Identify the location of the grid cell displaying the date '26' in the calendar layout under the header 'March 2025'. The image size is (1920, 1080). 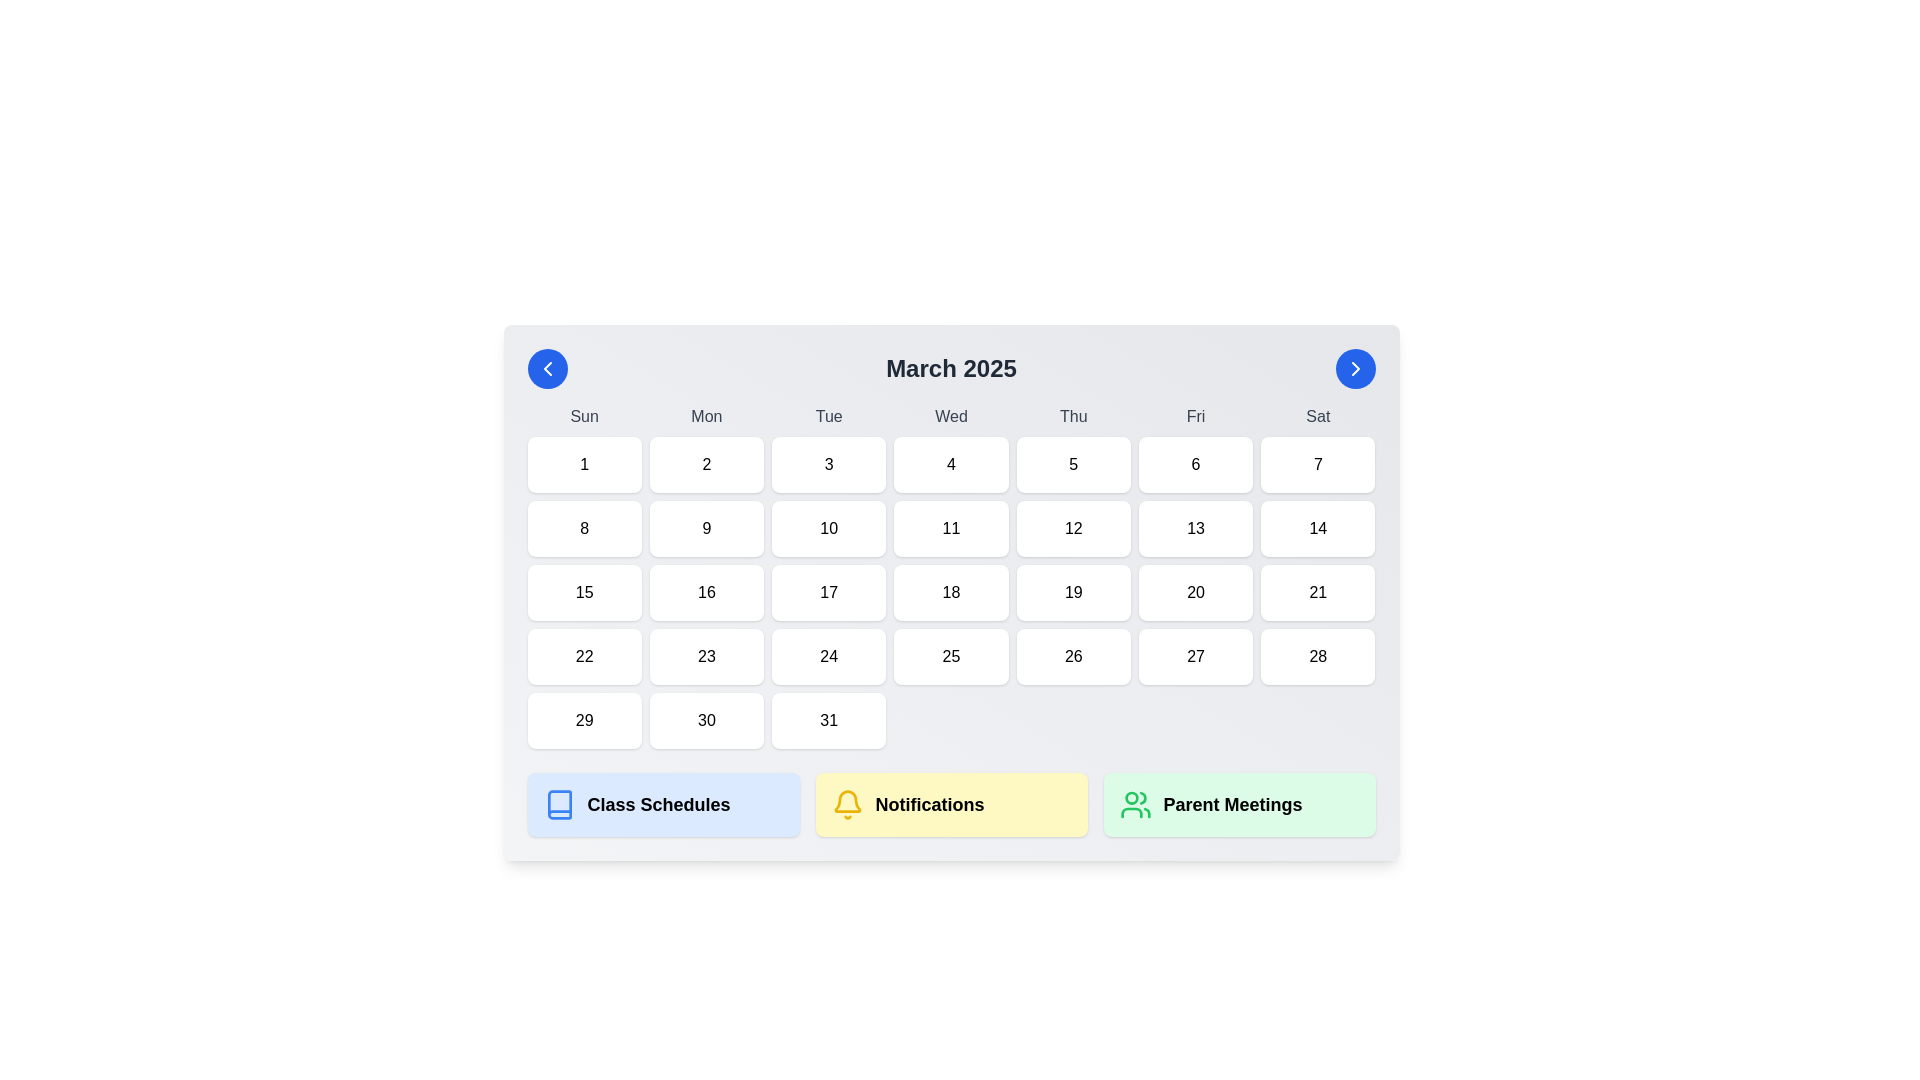
(1072, 656).